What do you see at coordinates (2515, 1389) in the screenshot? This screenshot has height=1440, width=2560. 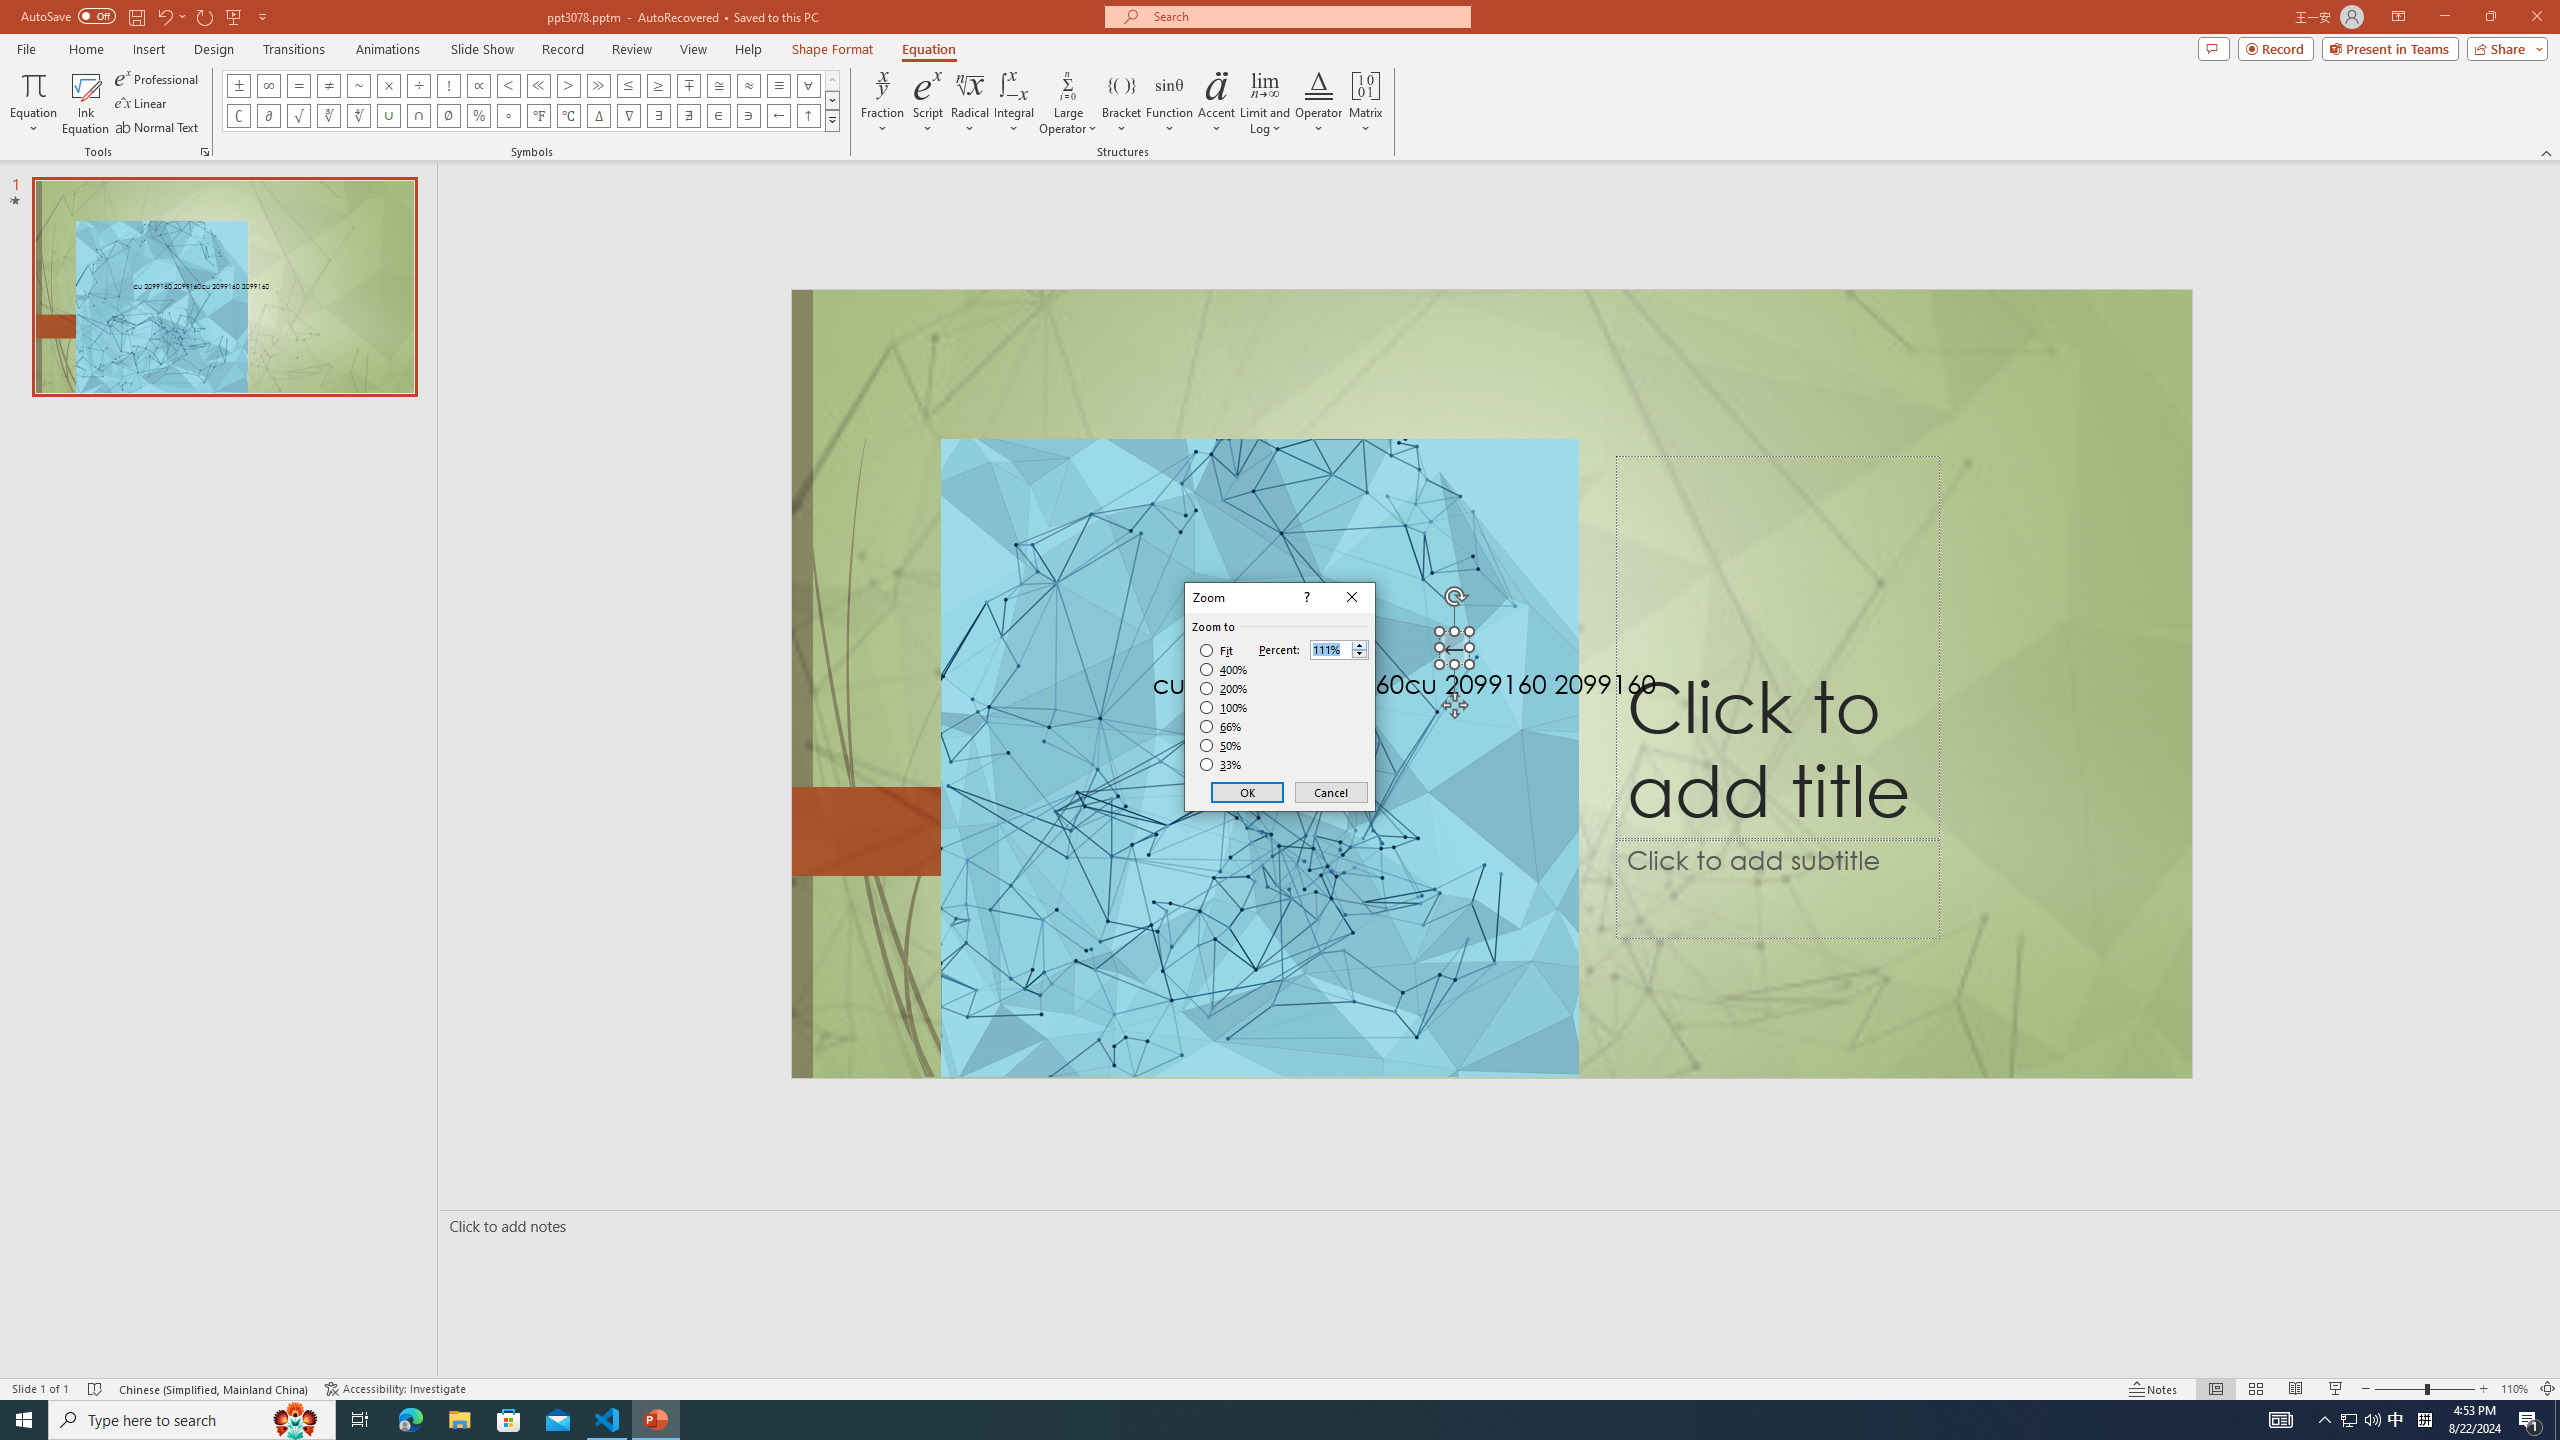 I see `'Zoom 110%'` at bounding box center [2515, 1389].